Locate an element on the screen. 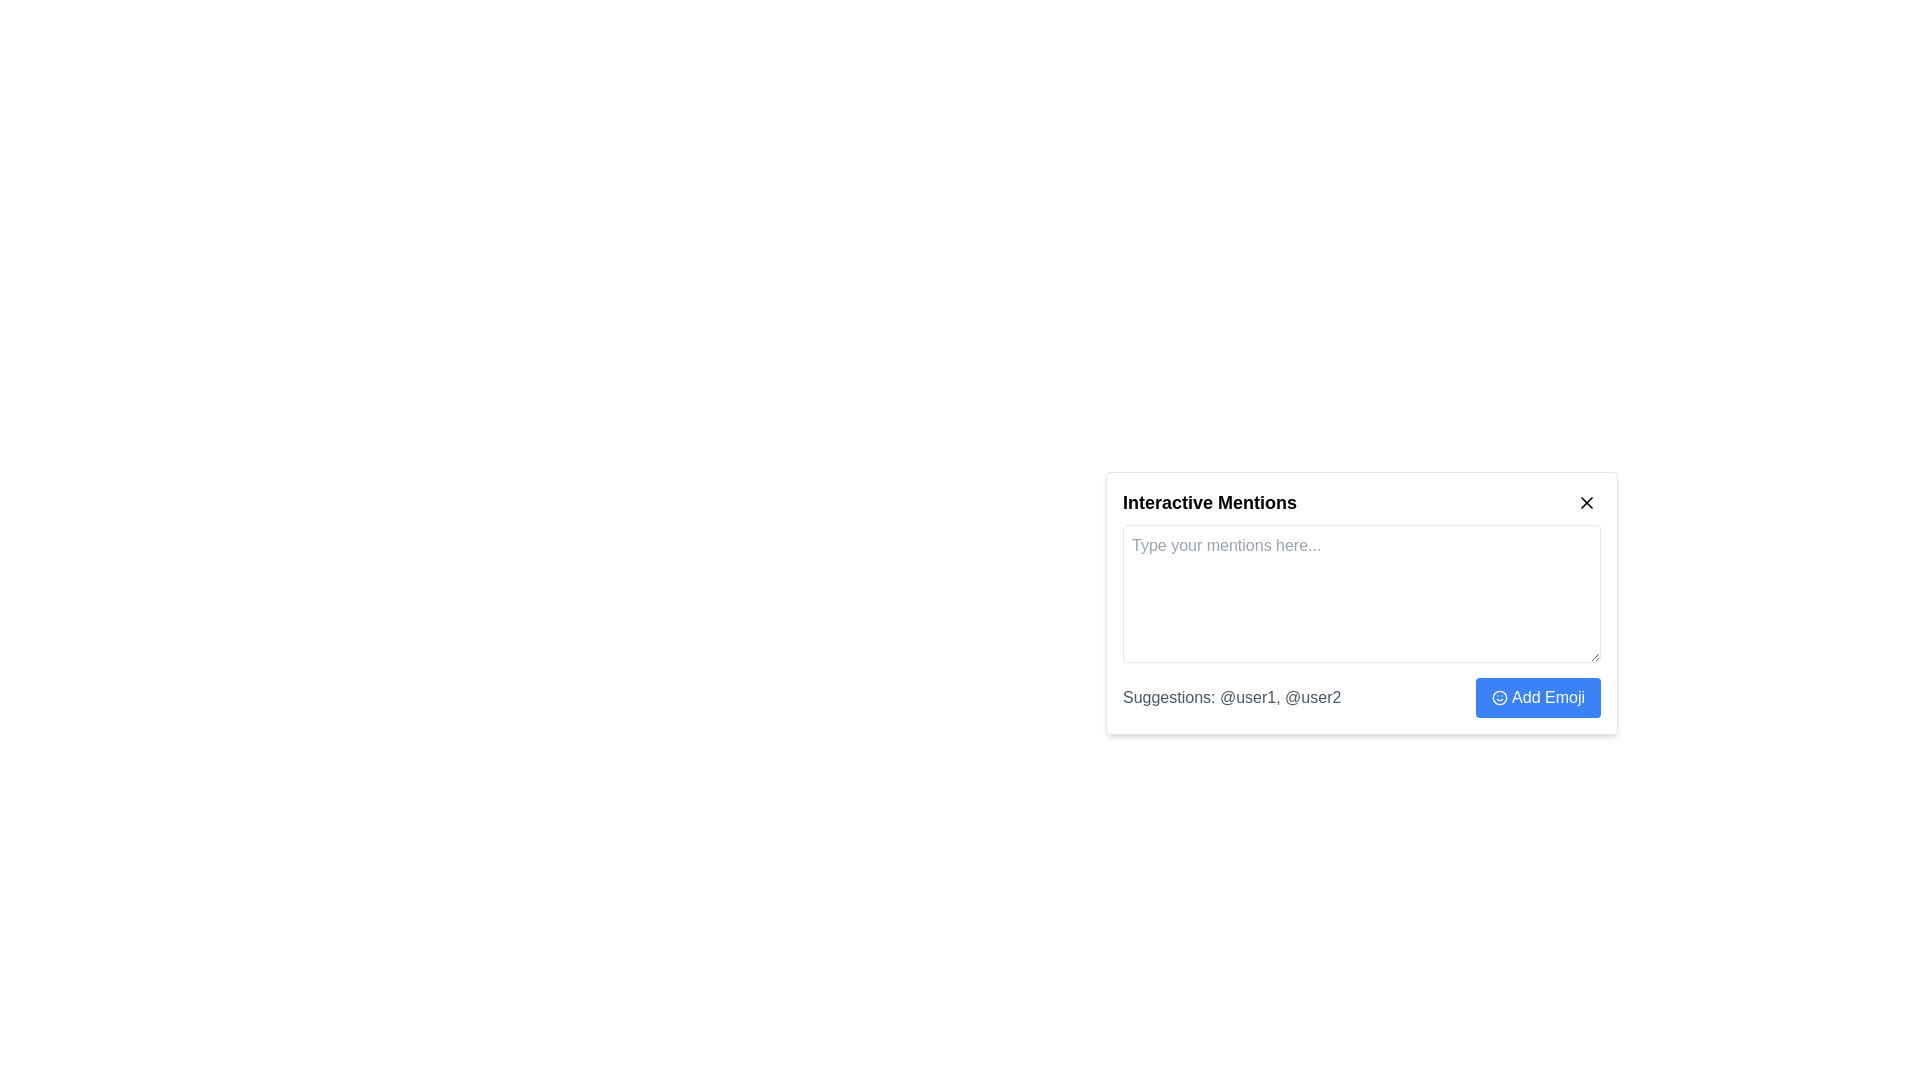 The height and width of the screenshot is (1080, 1920). the blue rectangular button with rounded edges that has a white smiley face icon and the text 'Add Emoji' is located at coordinates (1536, 697).